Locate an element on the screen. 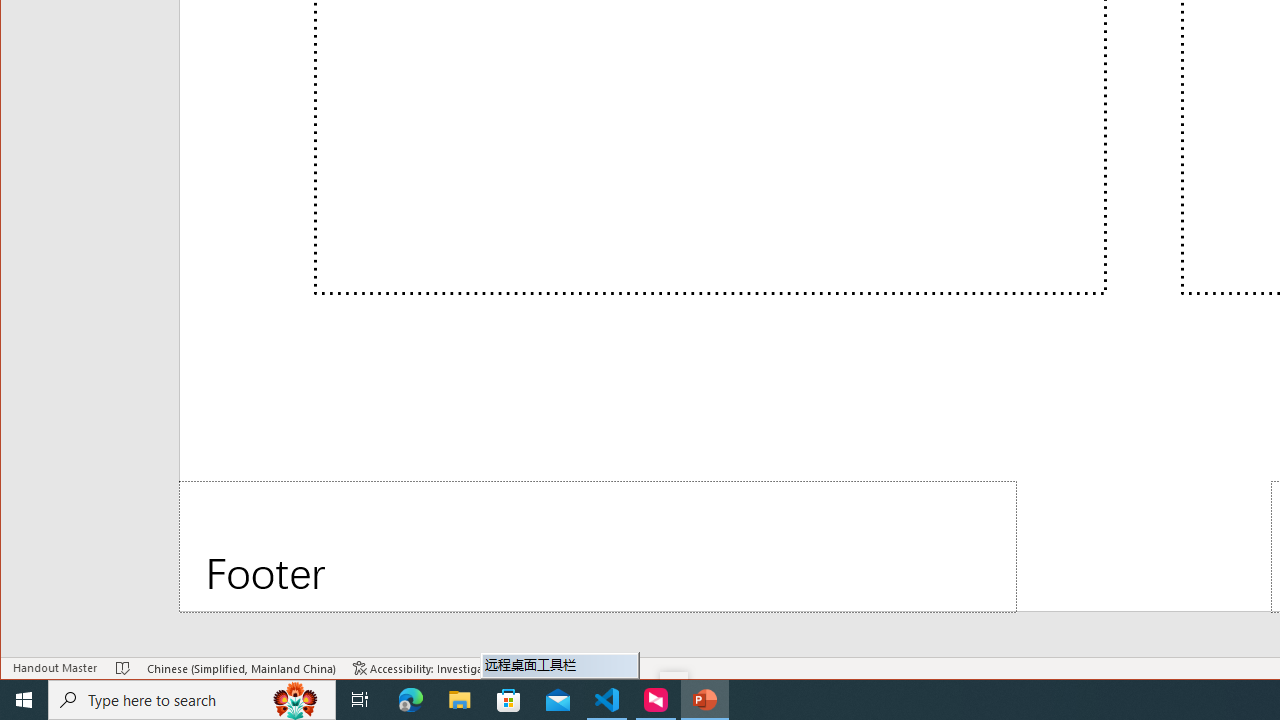  'Visual Studio Code - 1 running window' is located at coordinates (606, 698).